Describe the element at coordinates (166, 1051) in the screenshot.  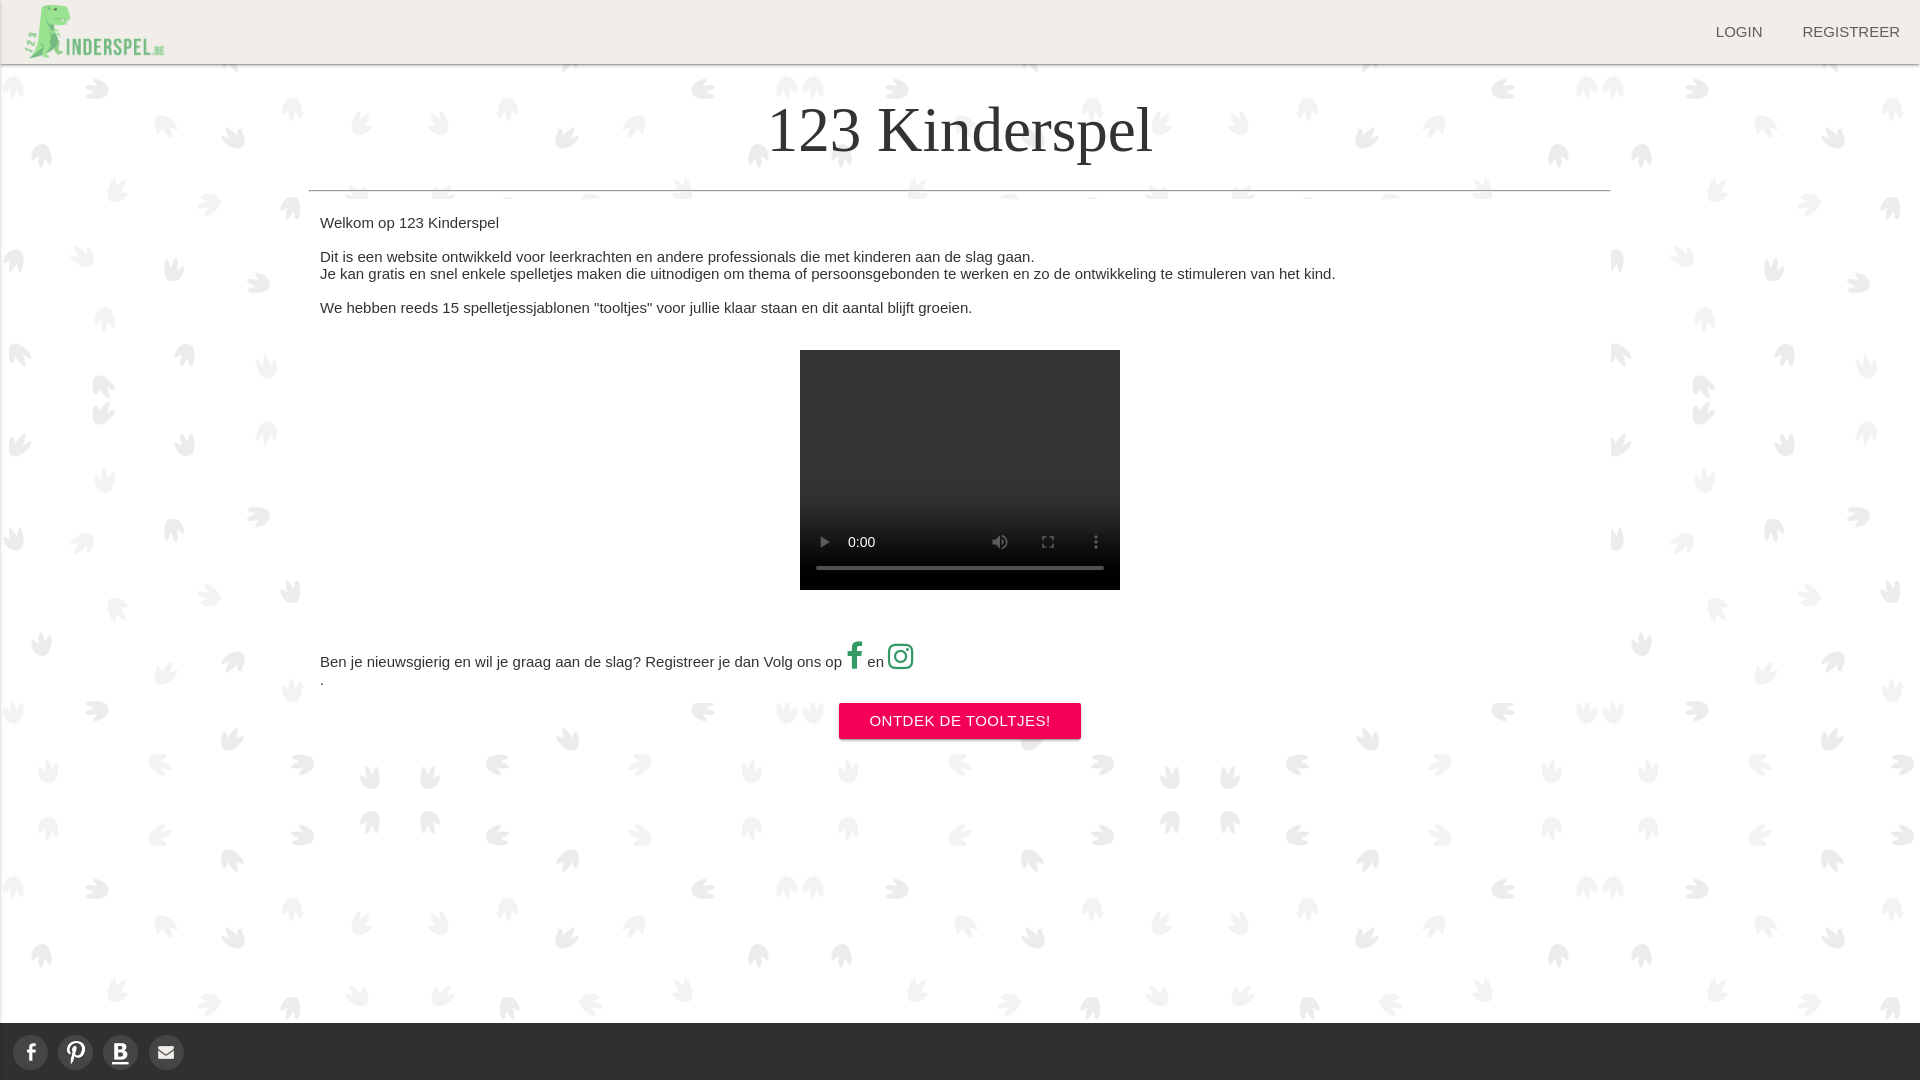
I see `'mail'` at that location.